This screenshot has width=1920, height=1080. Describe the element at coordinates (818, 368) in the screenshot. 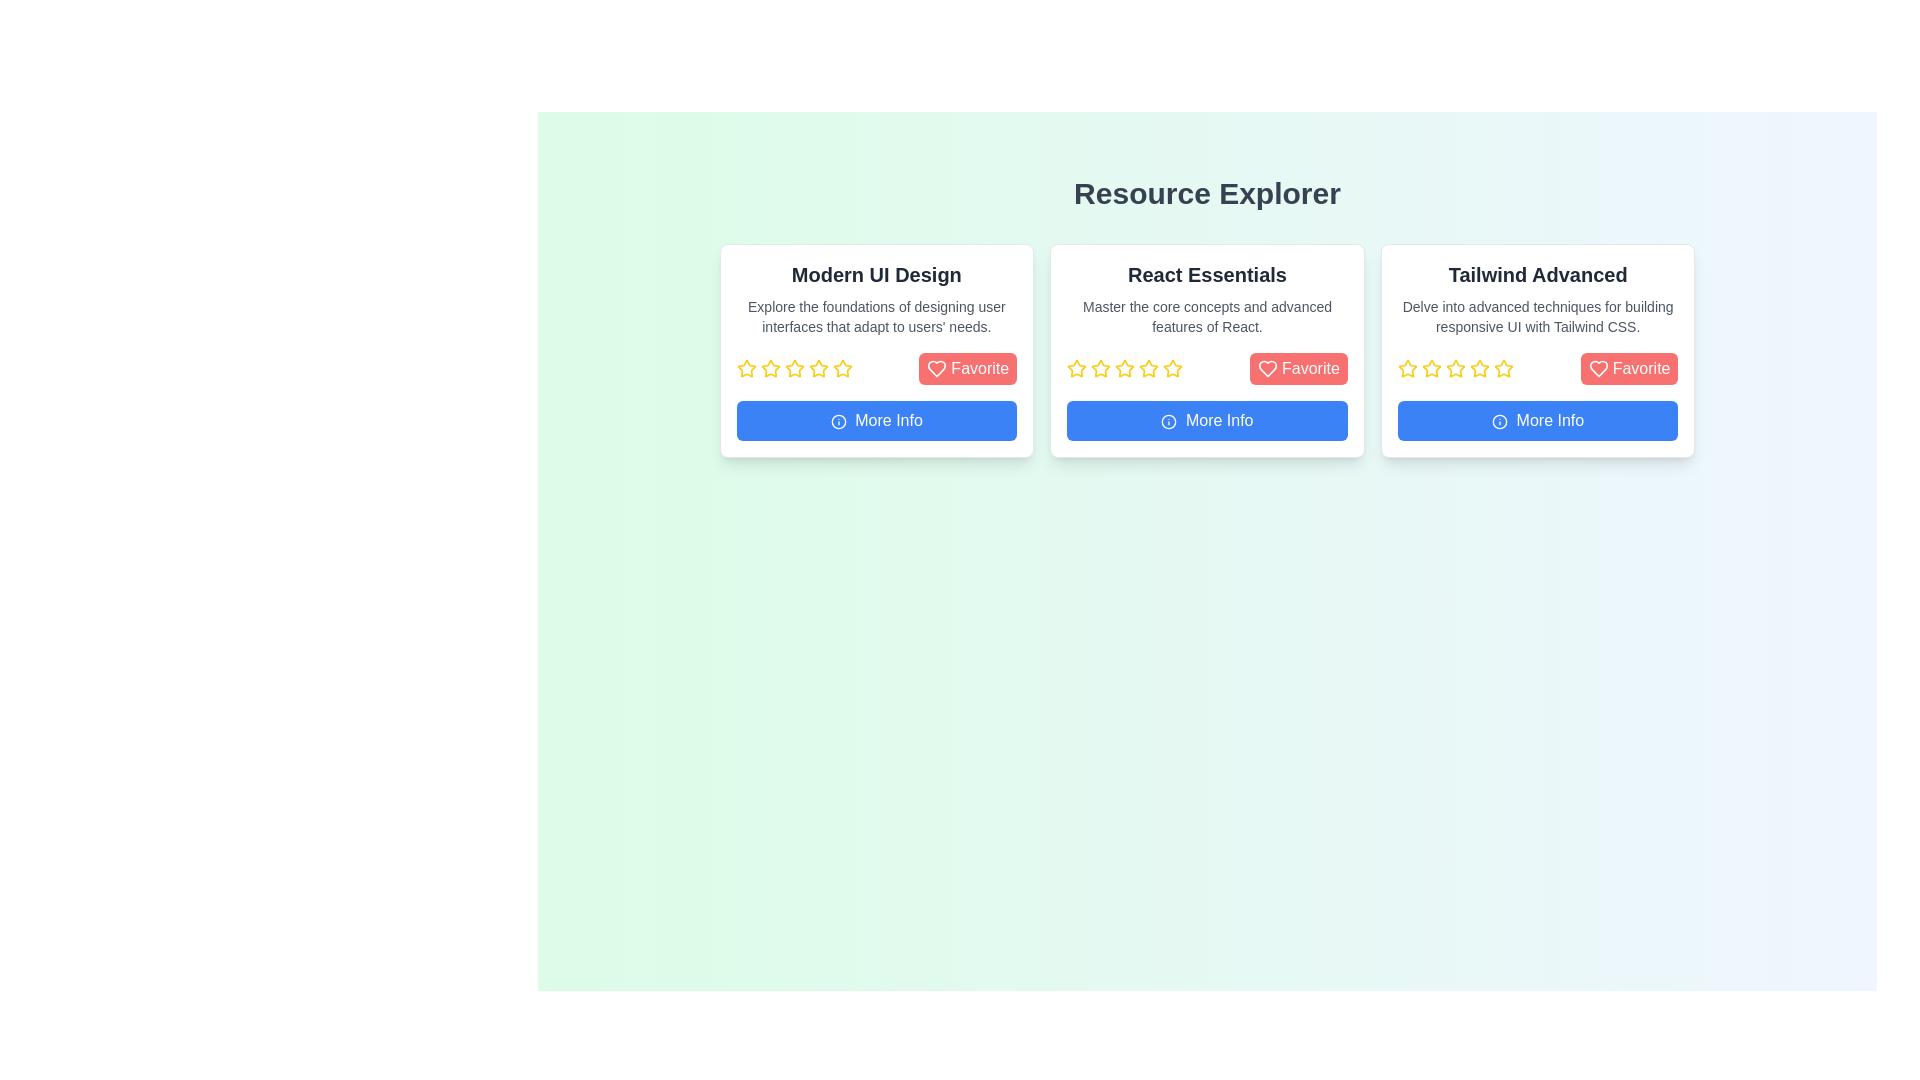

I see `the fourth yellow star icon with a hollow center in the 'Modern UI Design' card` at that location.